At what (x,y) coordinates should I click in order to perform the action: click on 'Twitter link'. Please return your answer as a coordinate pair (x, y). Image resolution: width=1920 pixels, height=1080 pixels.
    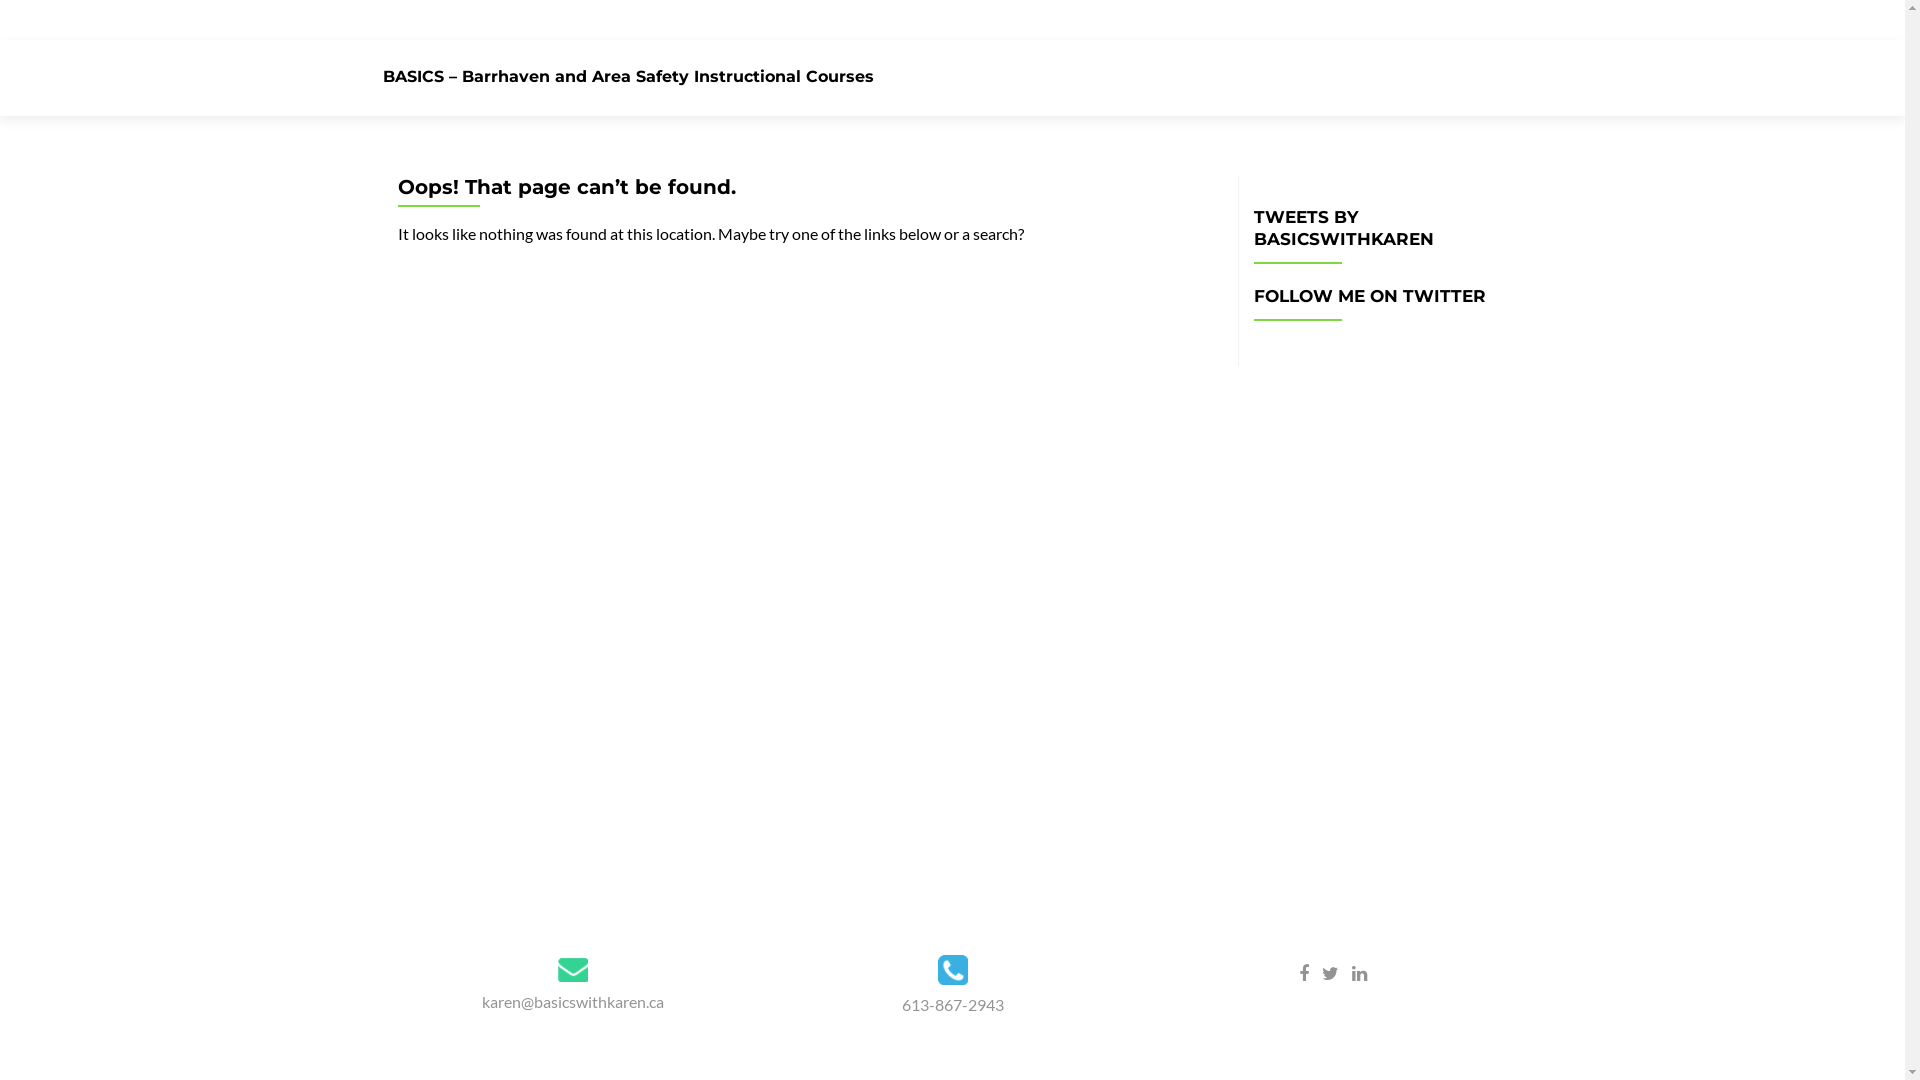
    Looking at the image, I should click on (1321, 971).